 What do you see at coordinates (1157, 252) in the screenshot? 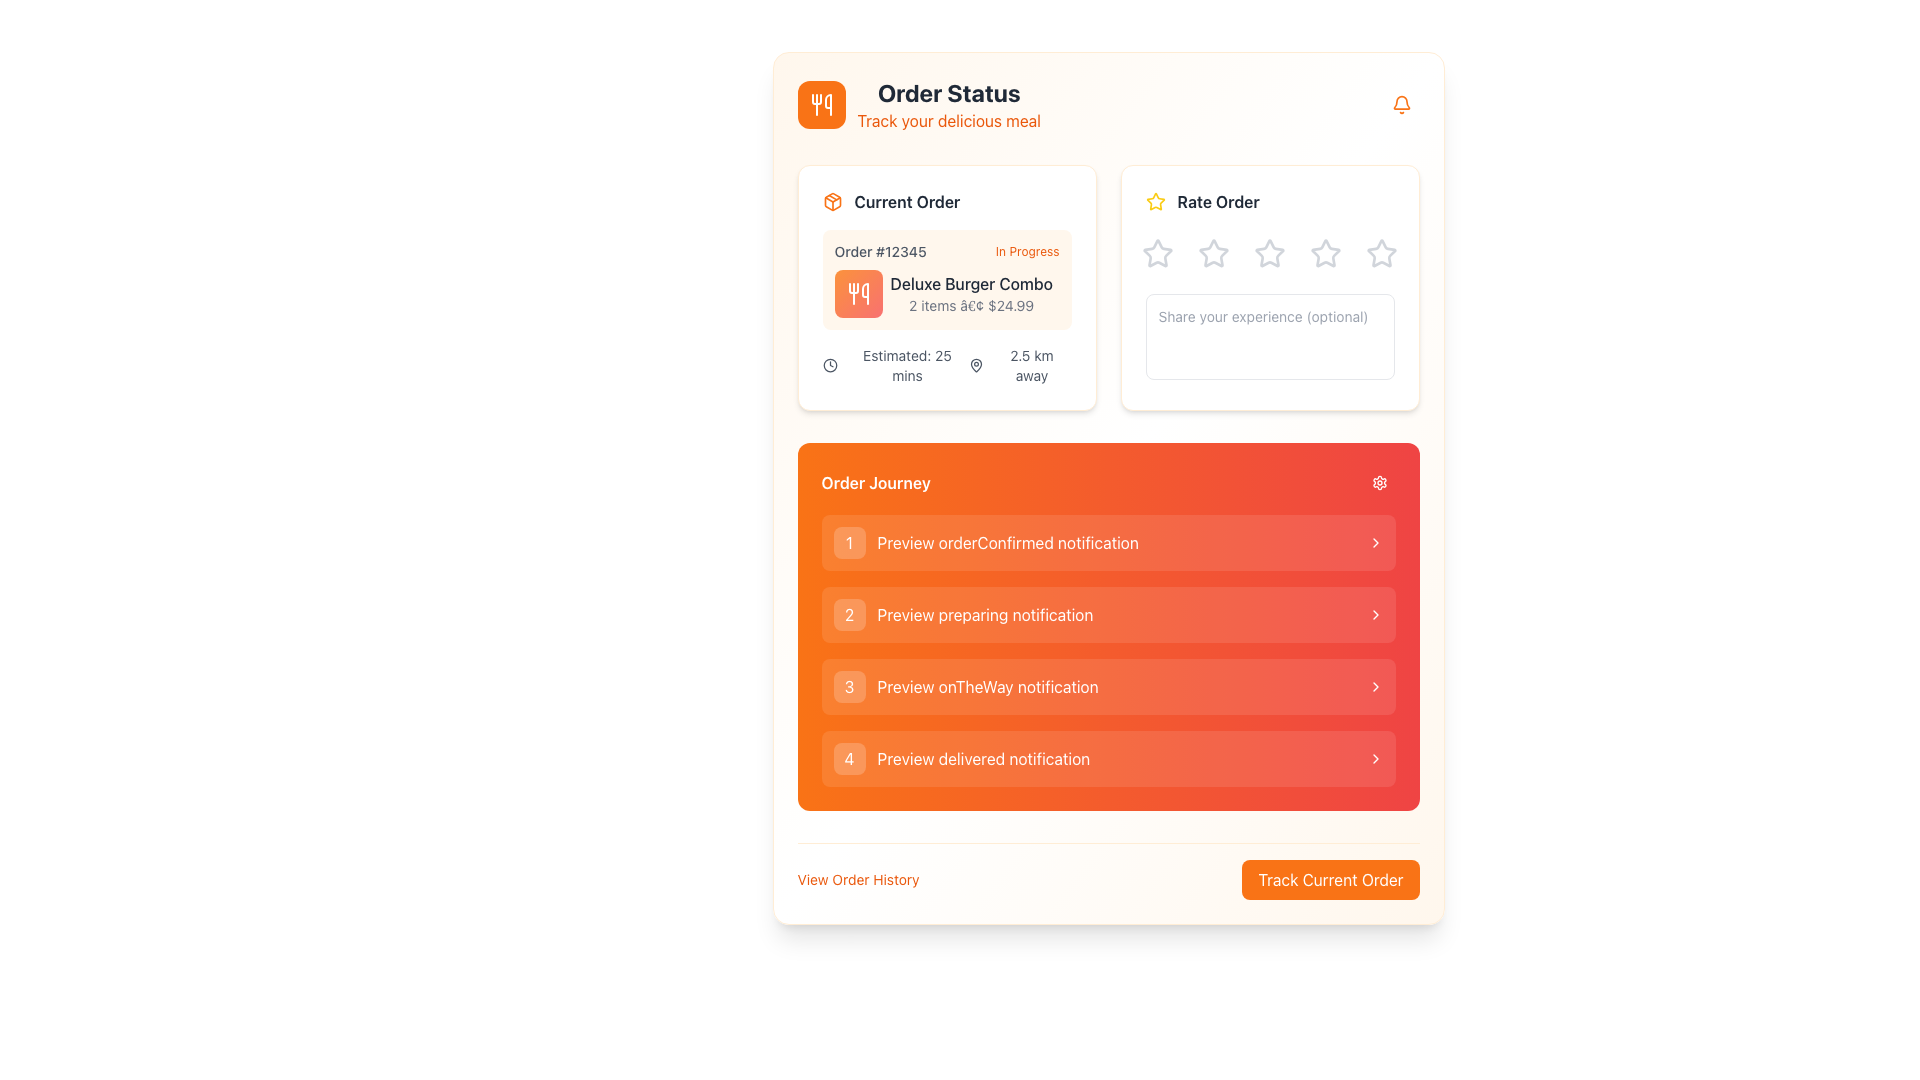
I see `the first outlined star icon in the 'Rate Order' section` at bounding box center [1157, 252].